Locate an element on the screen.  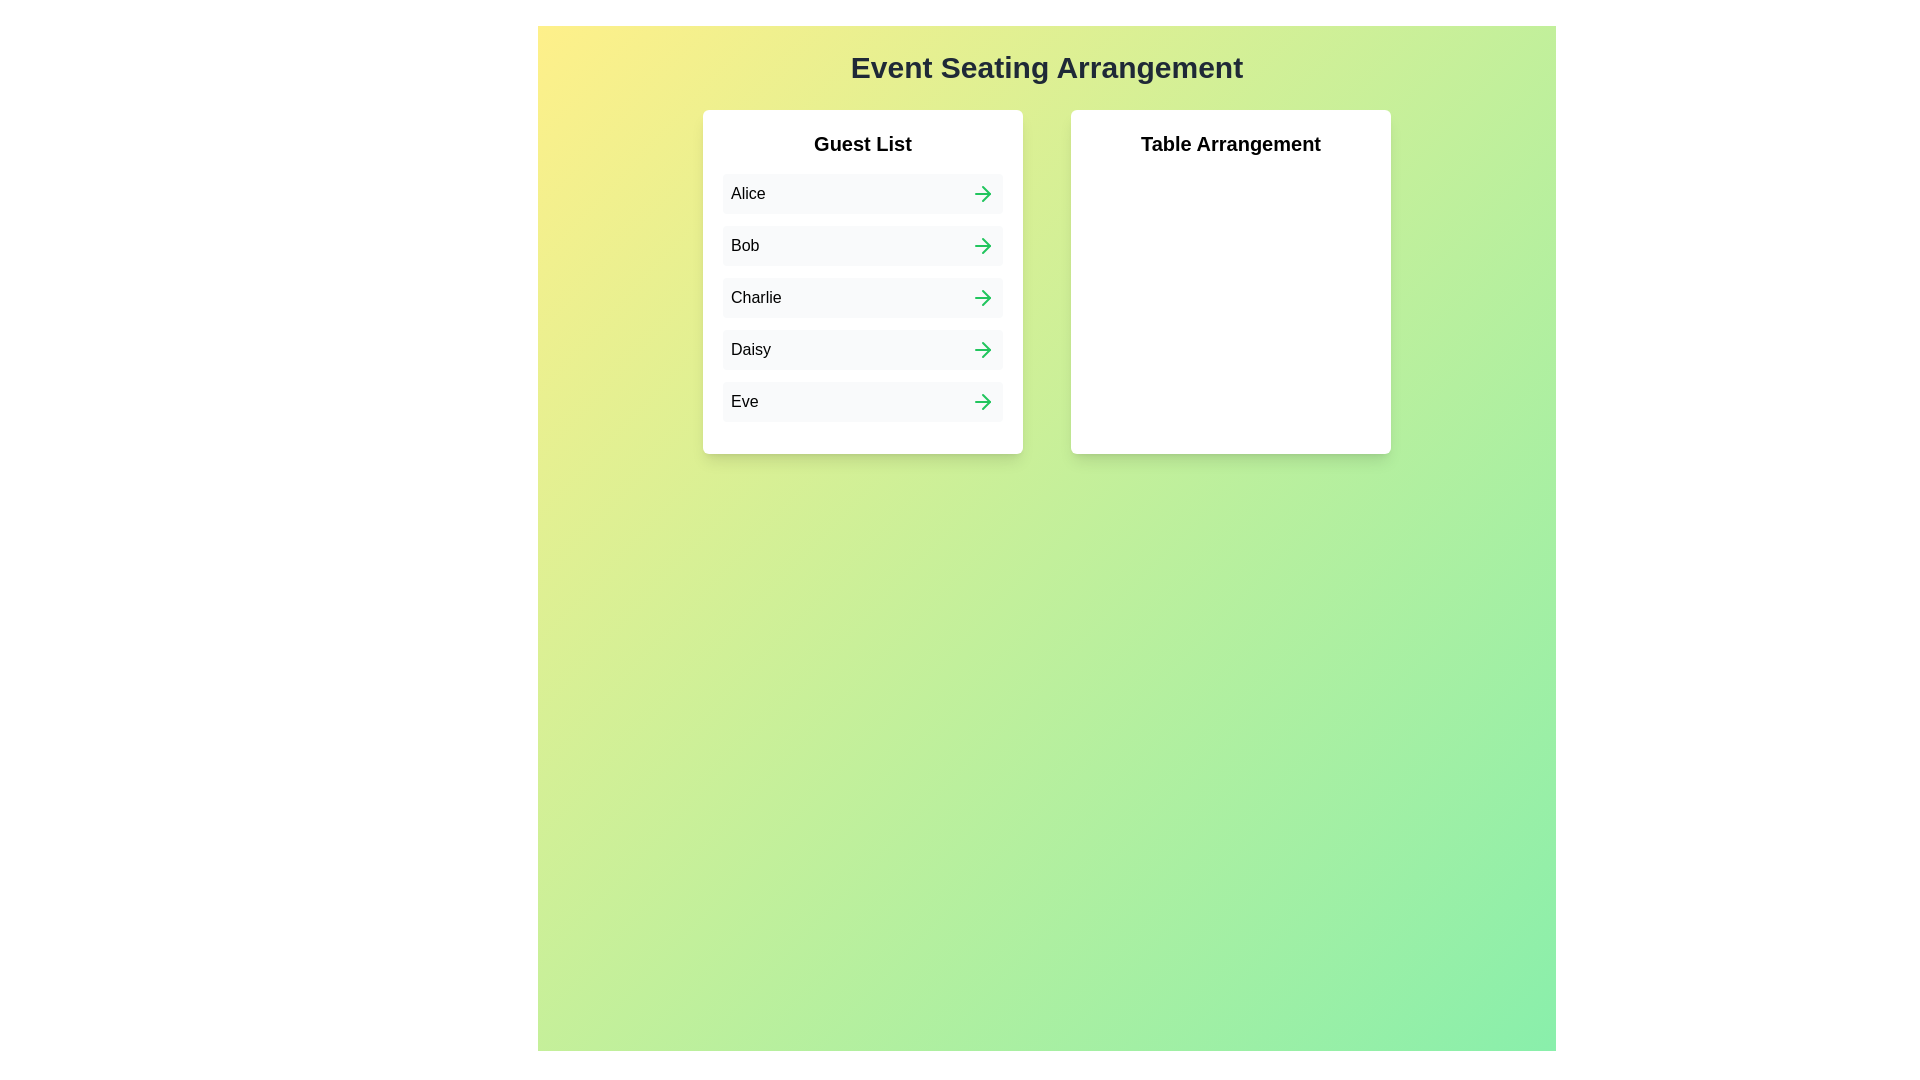
the arrow next to Daisy in the Guest List to add them to the Table Arrangement is located at coordinates (983, 349).